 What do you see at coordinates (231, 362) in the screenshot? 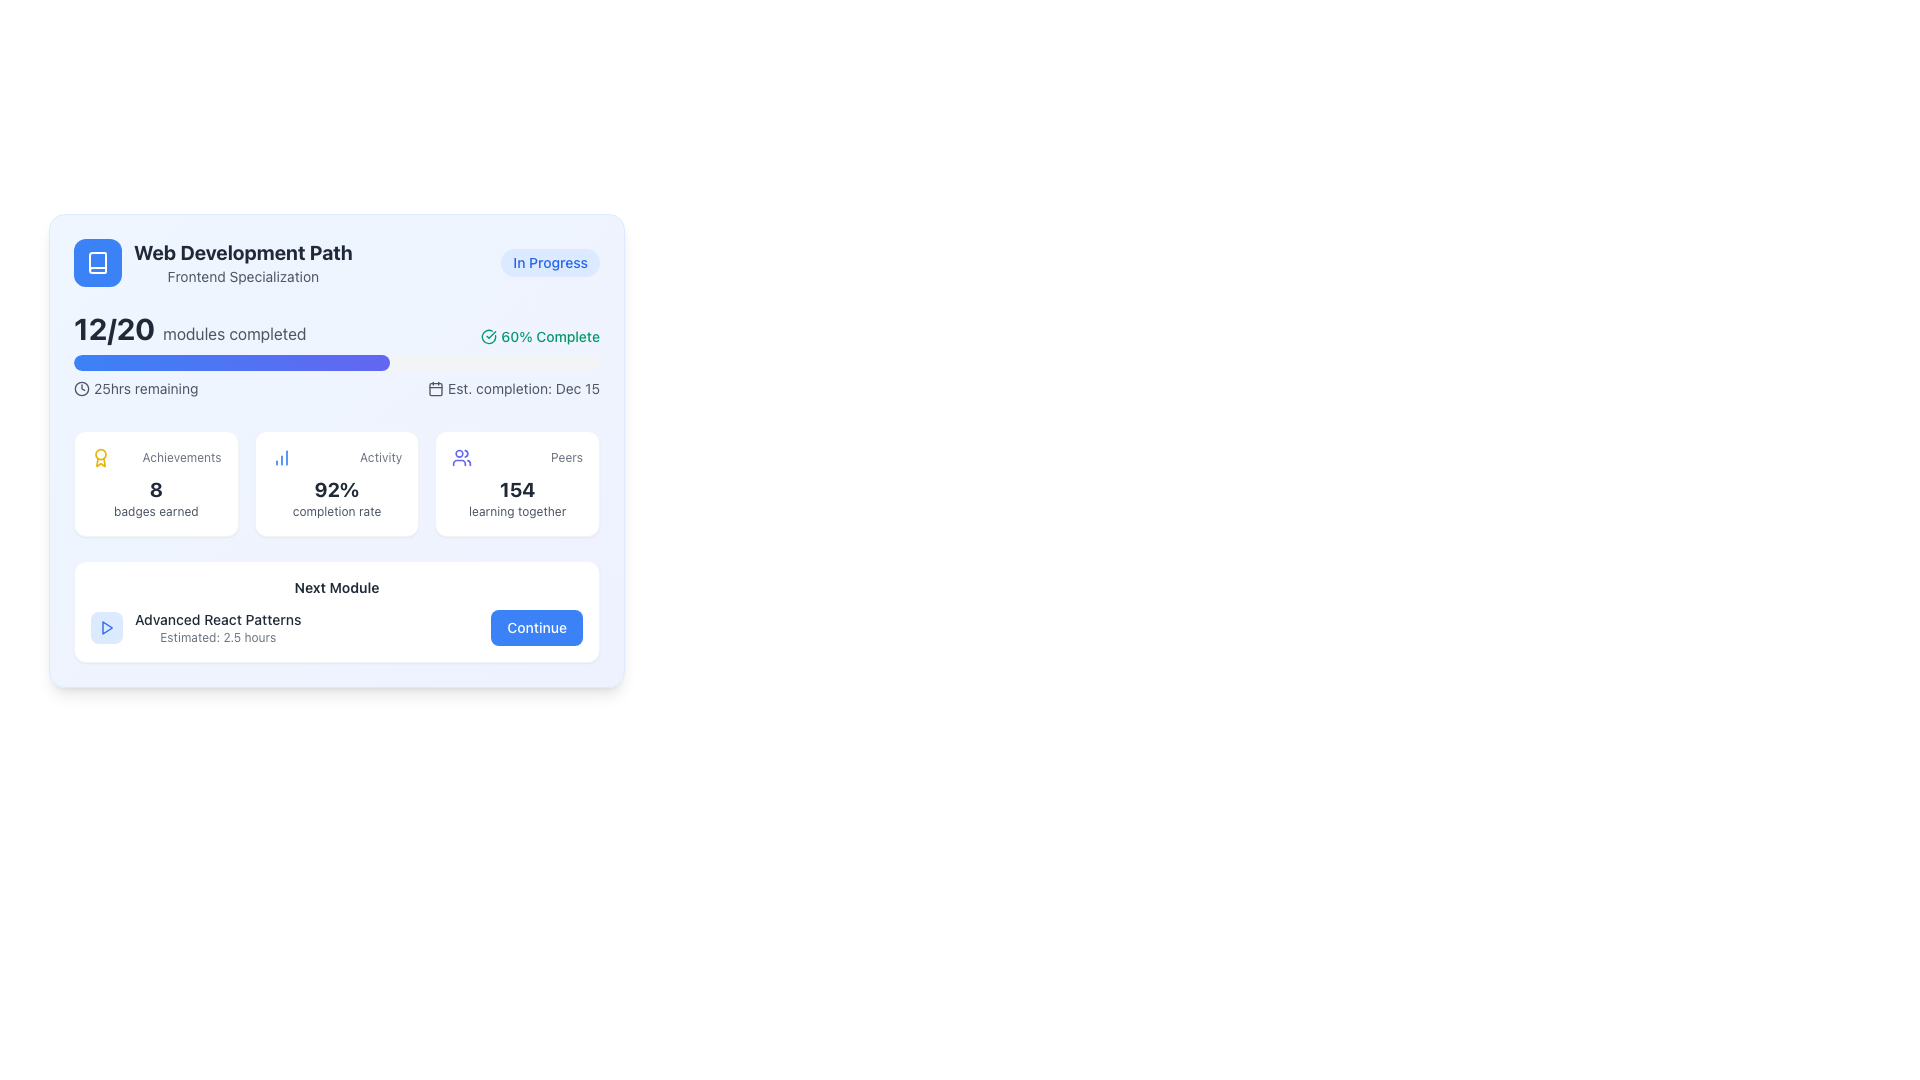
I see `the filled portion of the progress bar that visually represents the proportion of modules completed, located below '12/20 modules completed' and above '25hrs remaining'` at bounding box center [231, 362].